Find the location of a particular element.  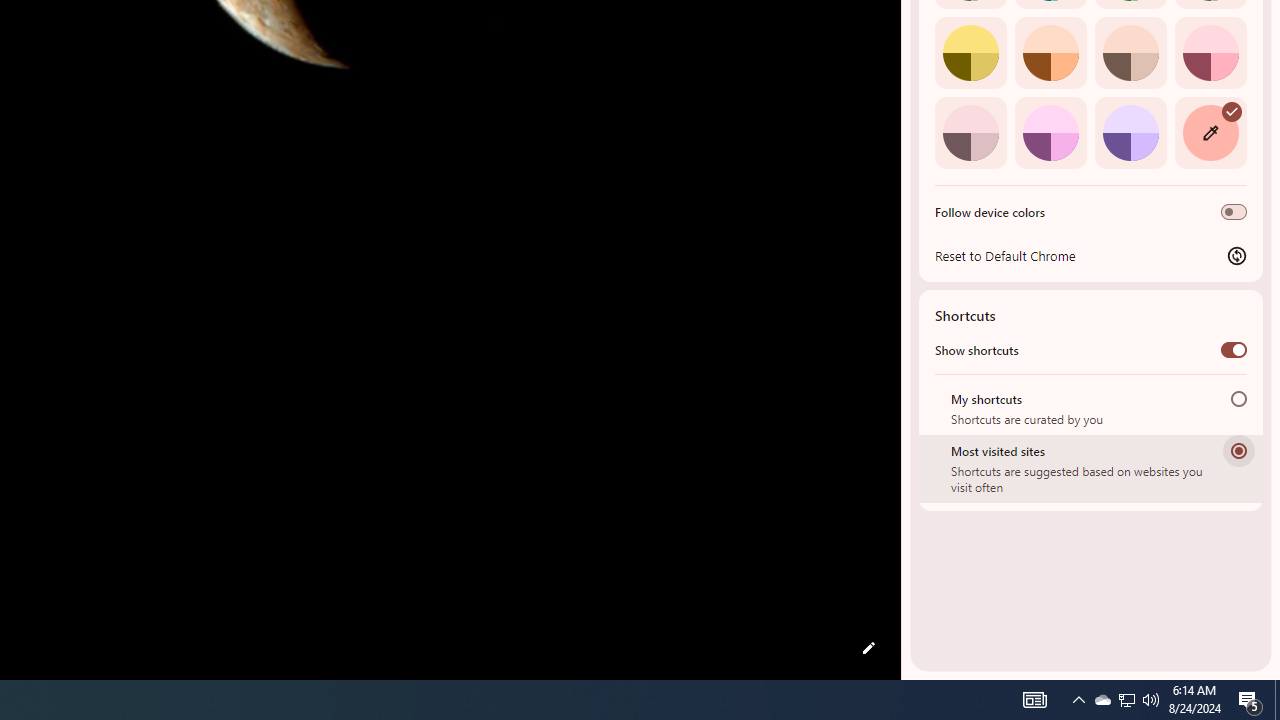

'Custom color' is located at coordinates (1209, 132).